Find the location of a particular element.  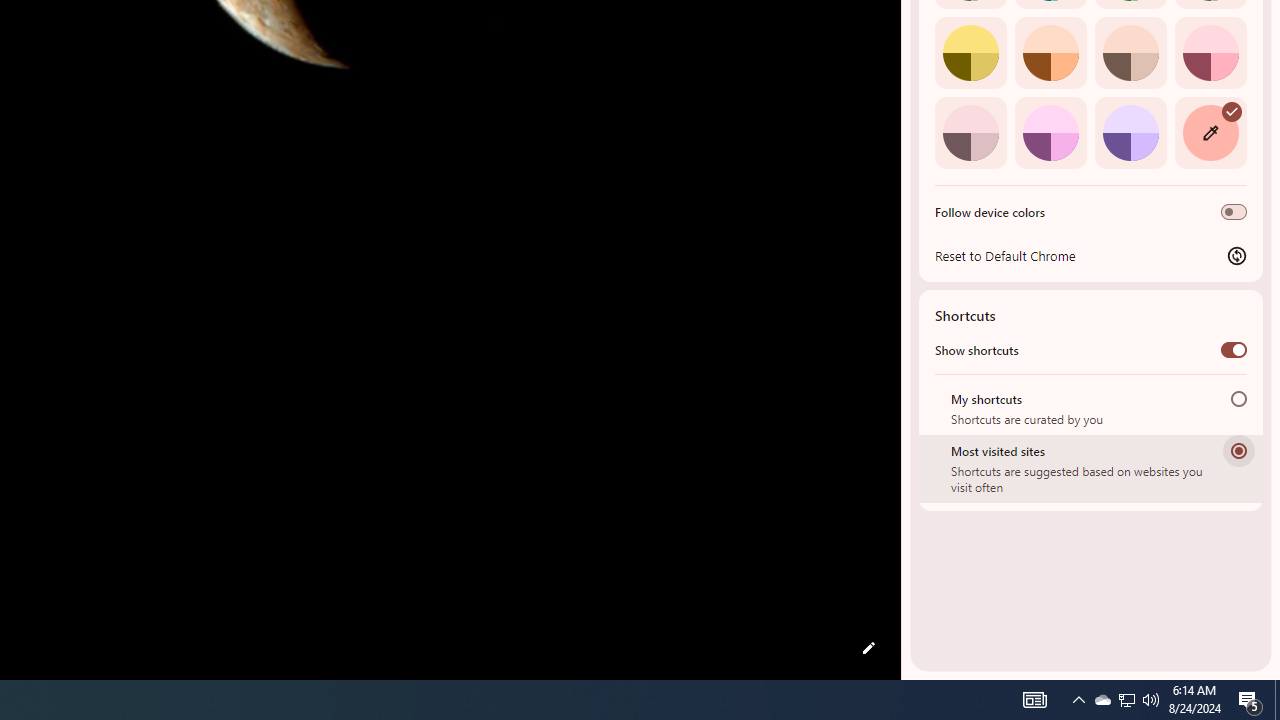

'Custom color' is located at coordinates (1209, 132).